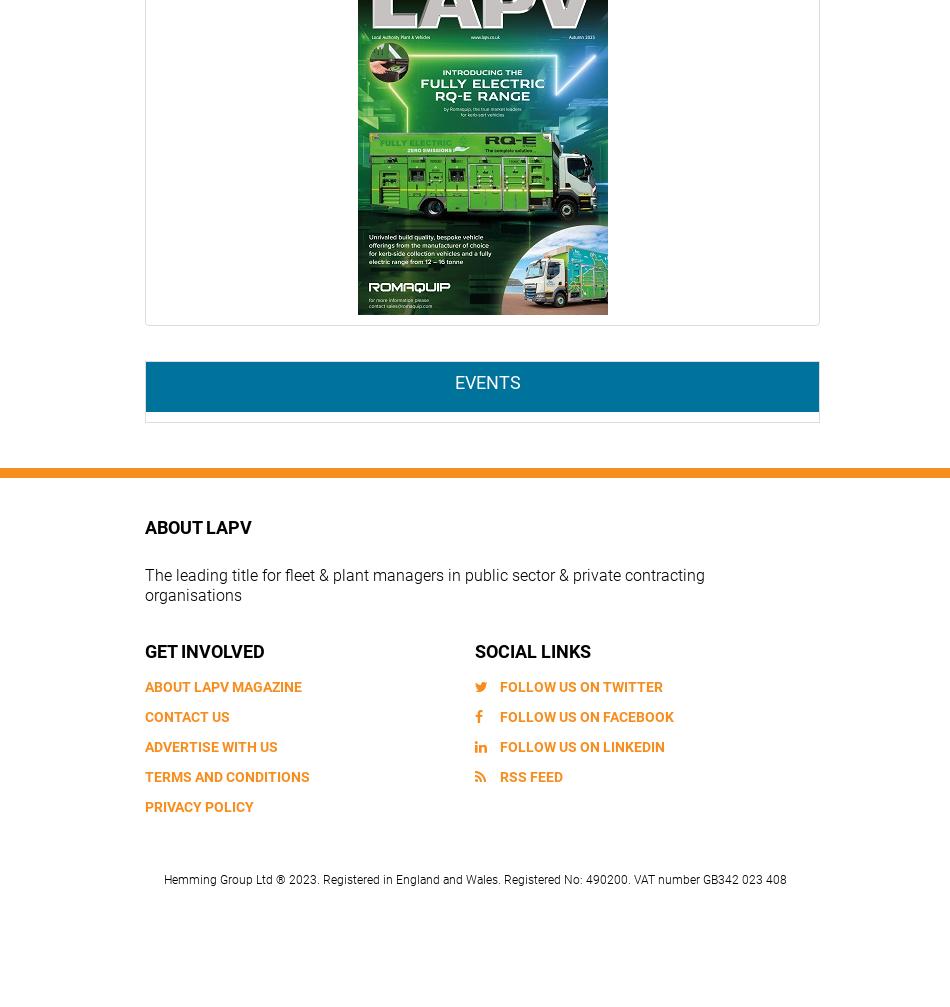 The width and height of the screenshot is (950, 1007). Describe the element at coordinates (486, 382) in the screenshot. I see `'EVENTS'` at that location.